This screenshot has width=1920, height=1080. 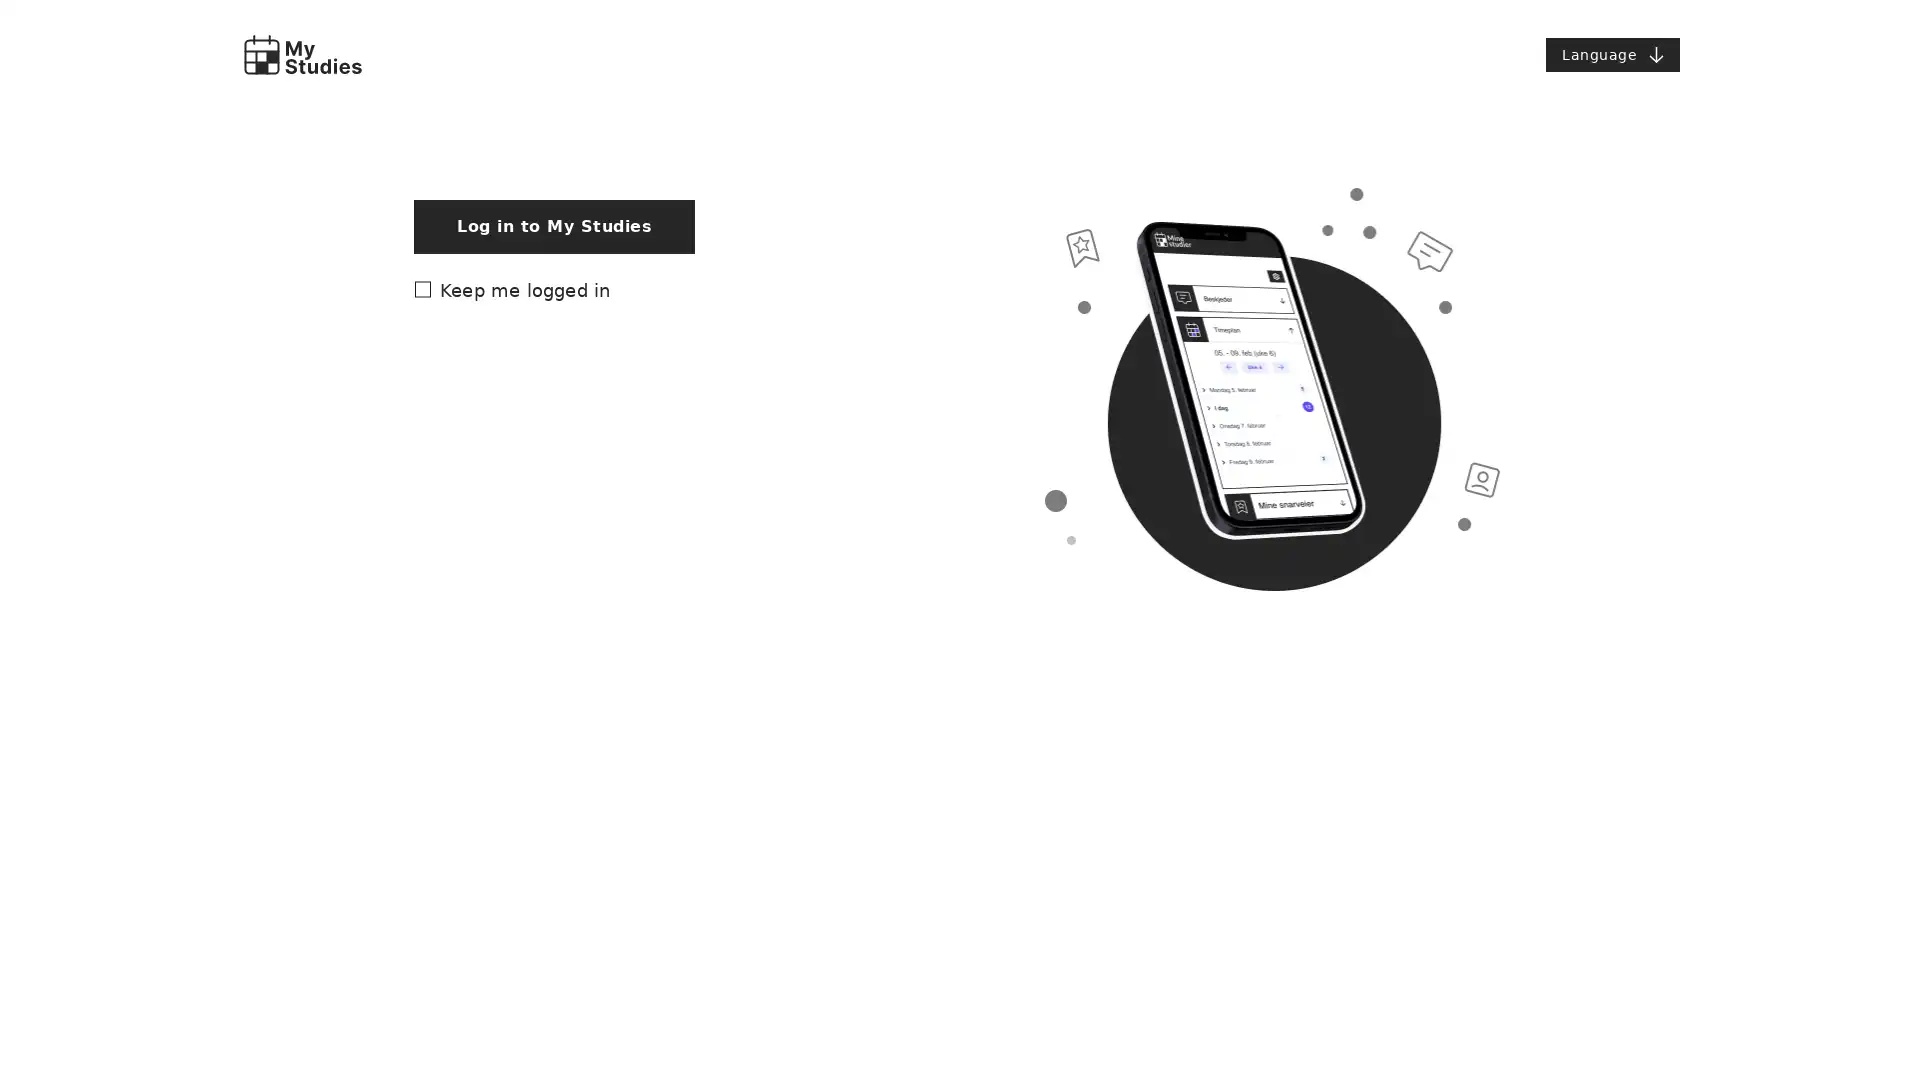 I want to click on Log in to My Studies, so click(x=554, y=721).